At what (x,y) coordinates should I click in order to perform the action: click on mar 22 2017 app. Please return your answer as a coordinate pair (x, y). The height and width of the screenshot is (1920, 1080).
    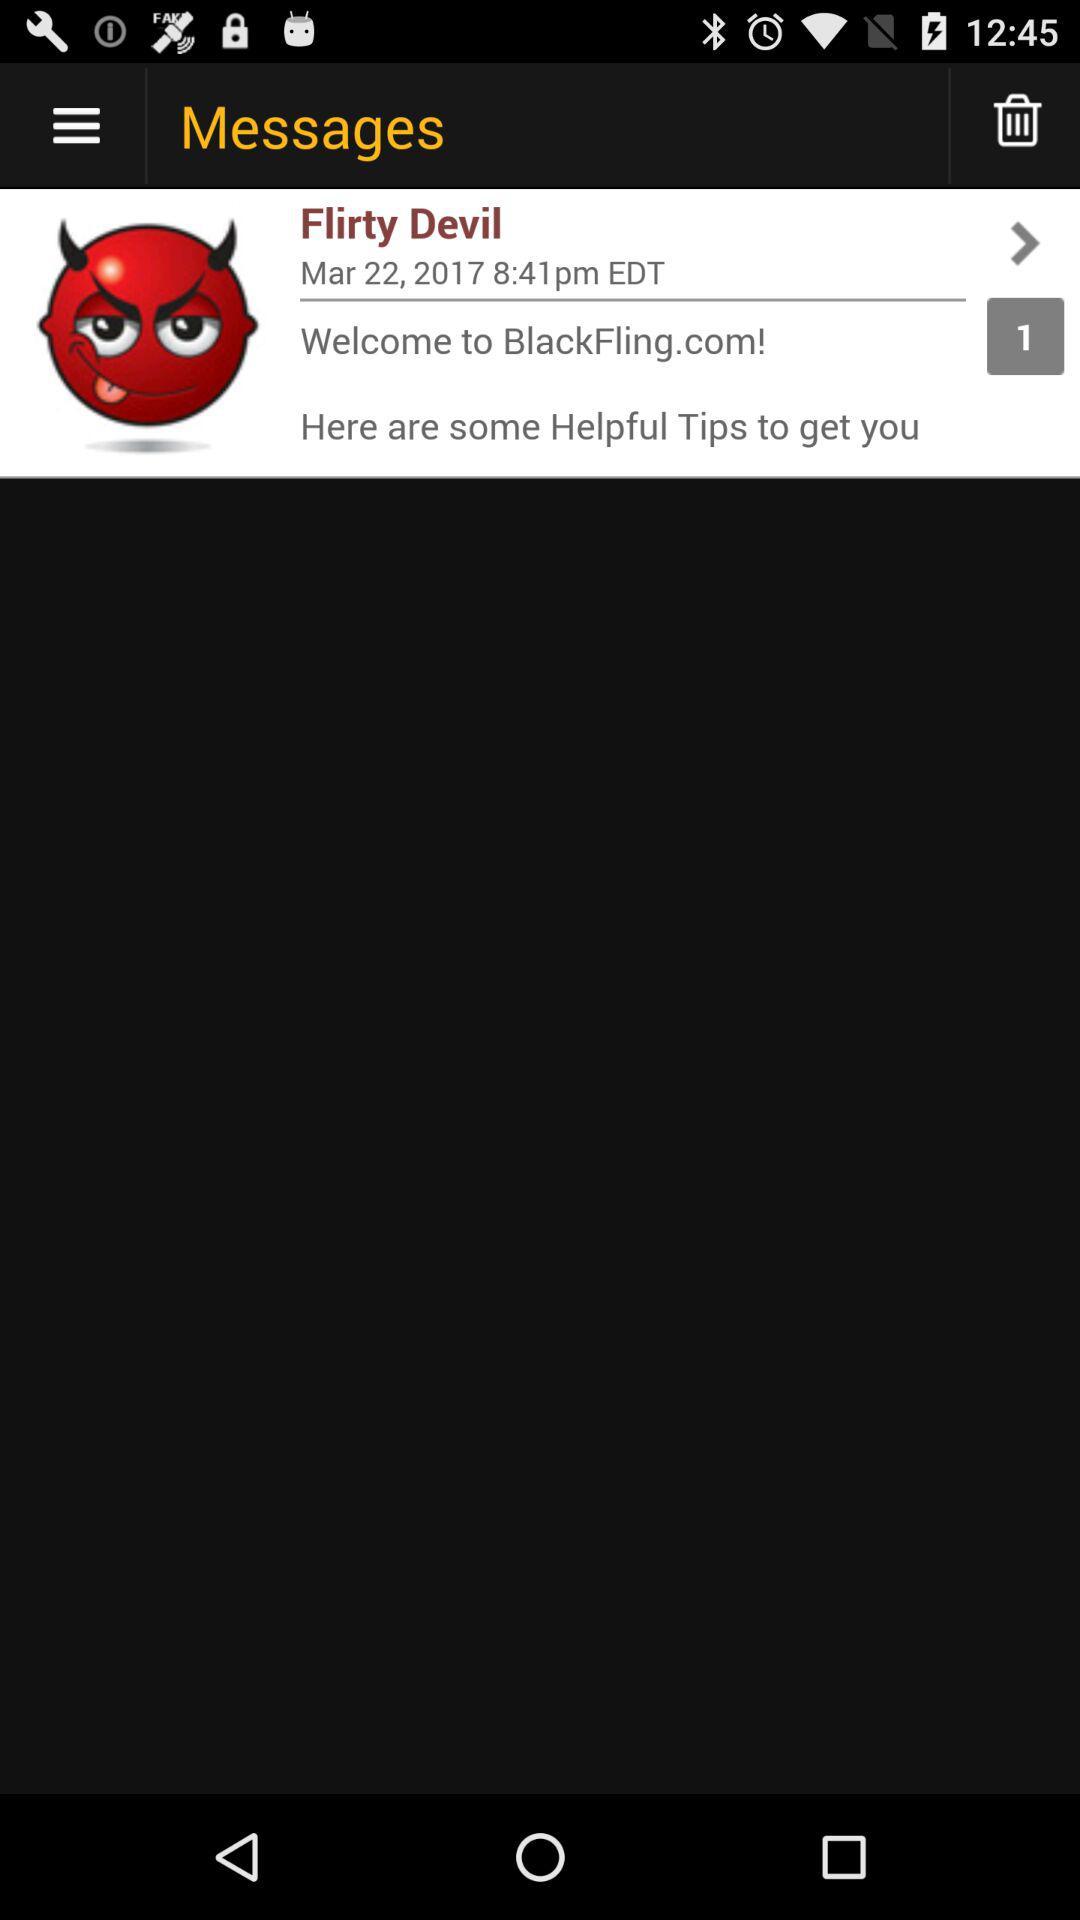
    Looking at the image, I should click on (632, 270).